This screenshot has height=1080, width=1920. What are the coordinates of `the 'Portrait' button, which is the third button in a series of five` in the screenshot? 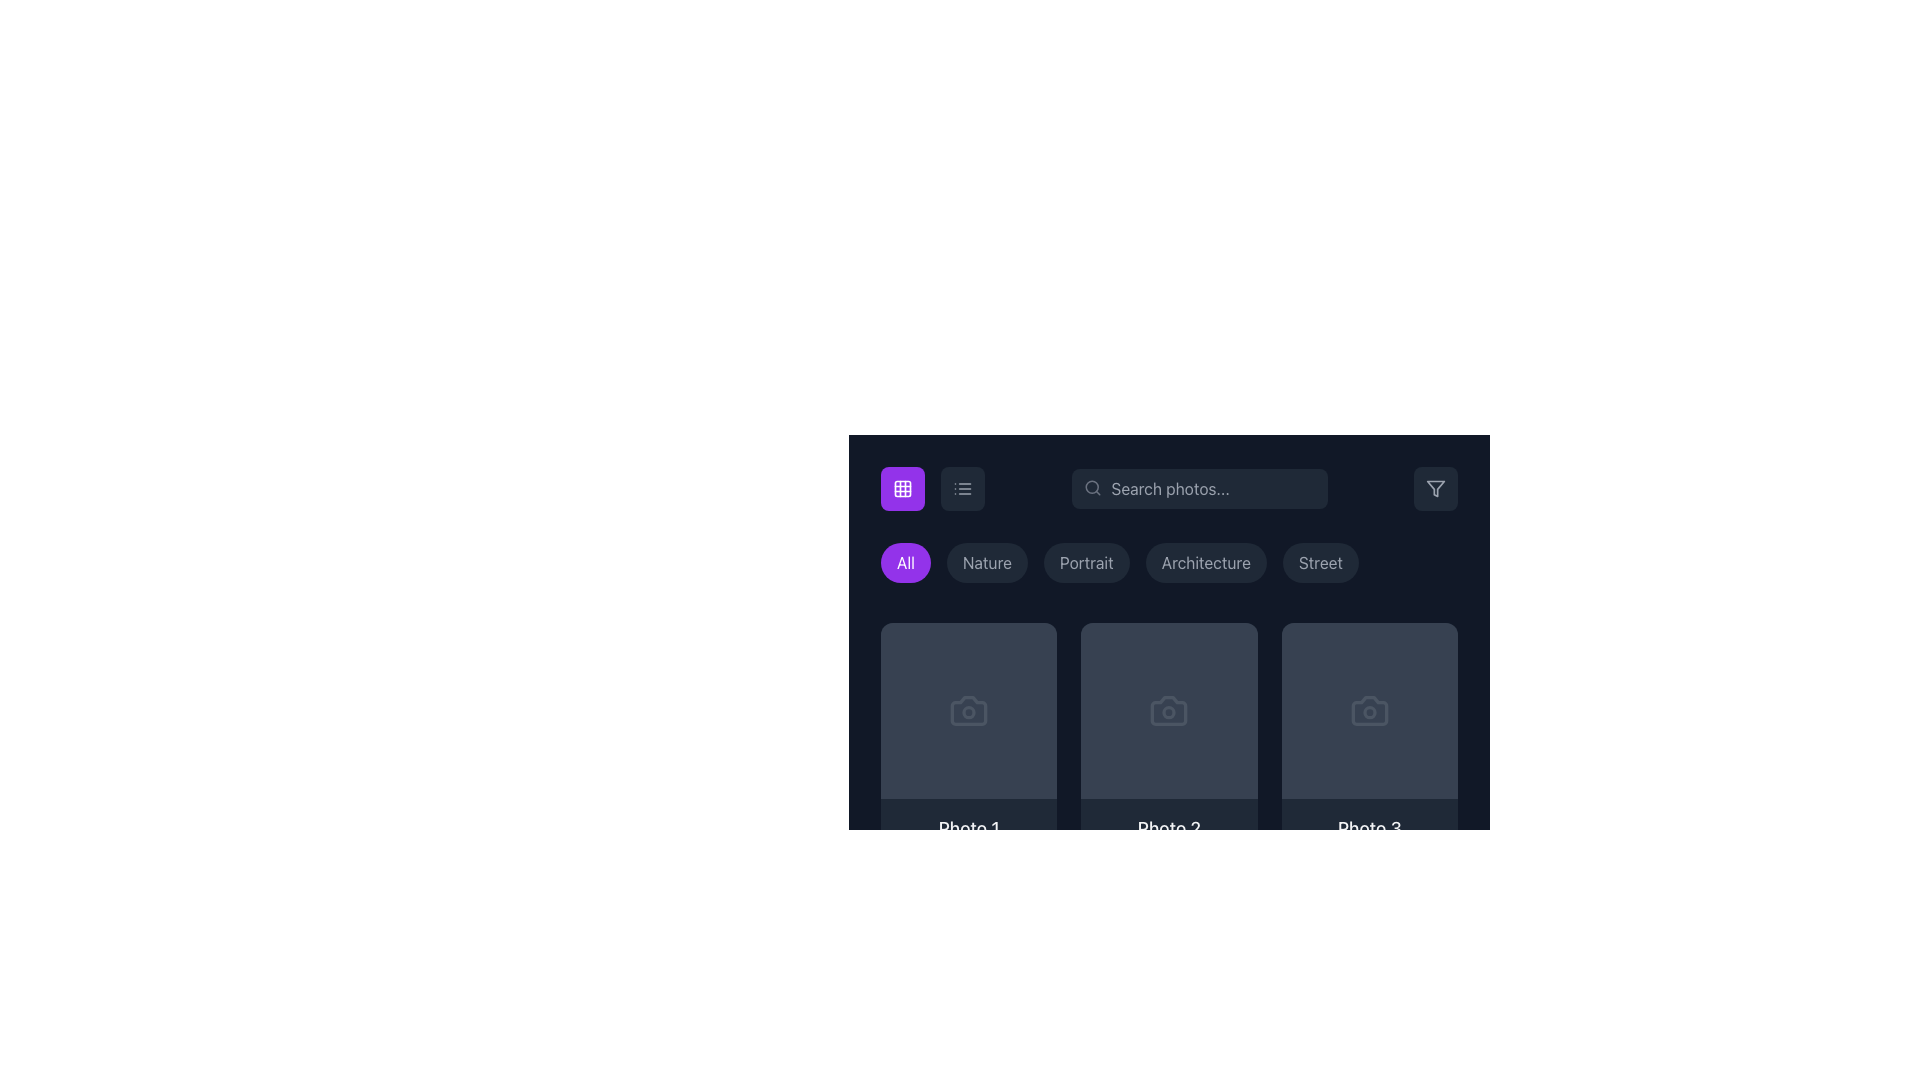 It's located at (1085, 563).